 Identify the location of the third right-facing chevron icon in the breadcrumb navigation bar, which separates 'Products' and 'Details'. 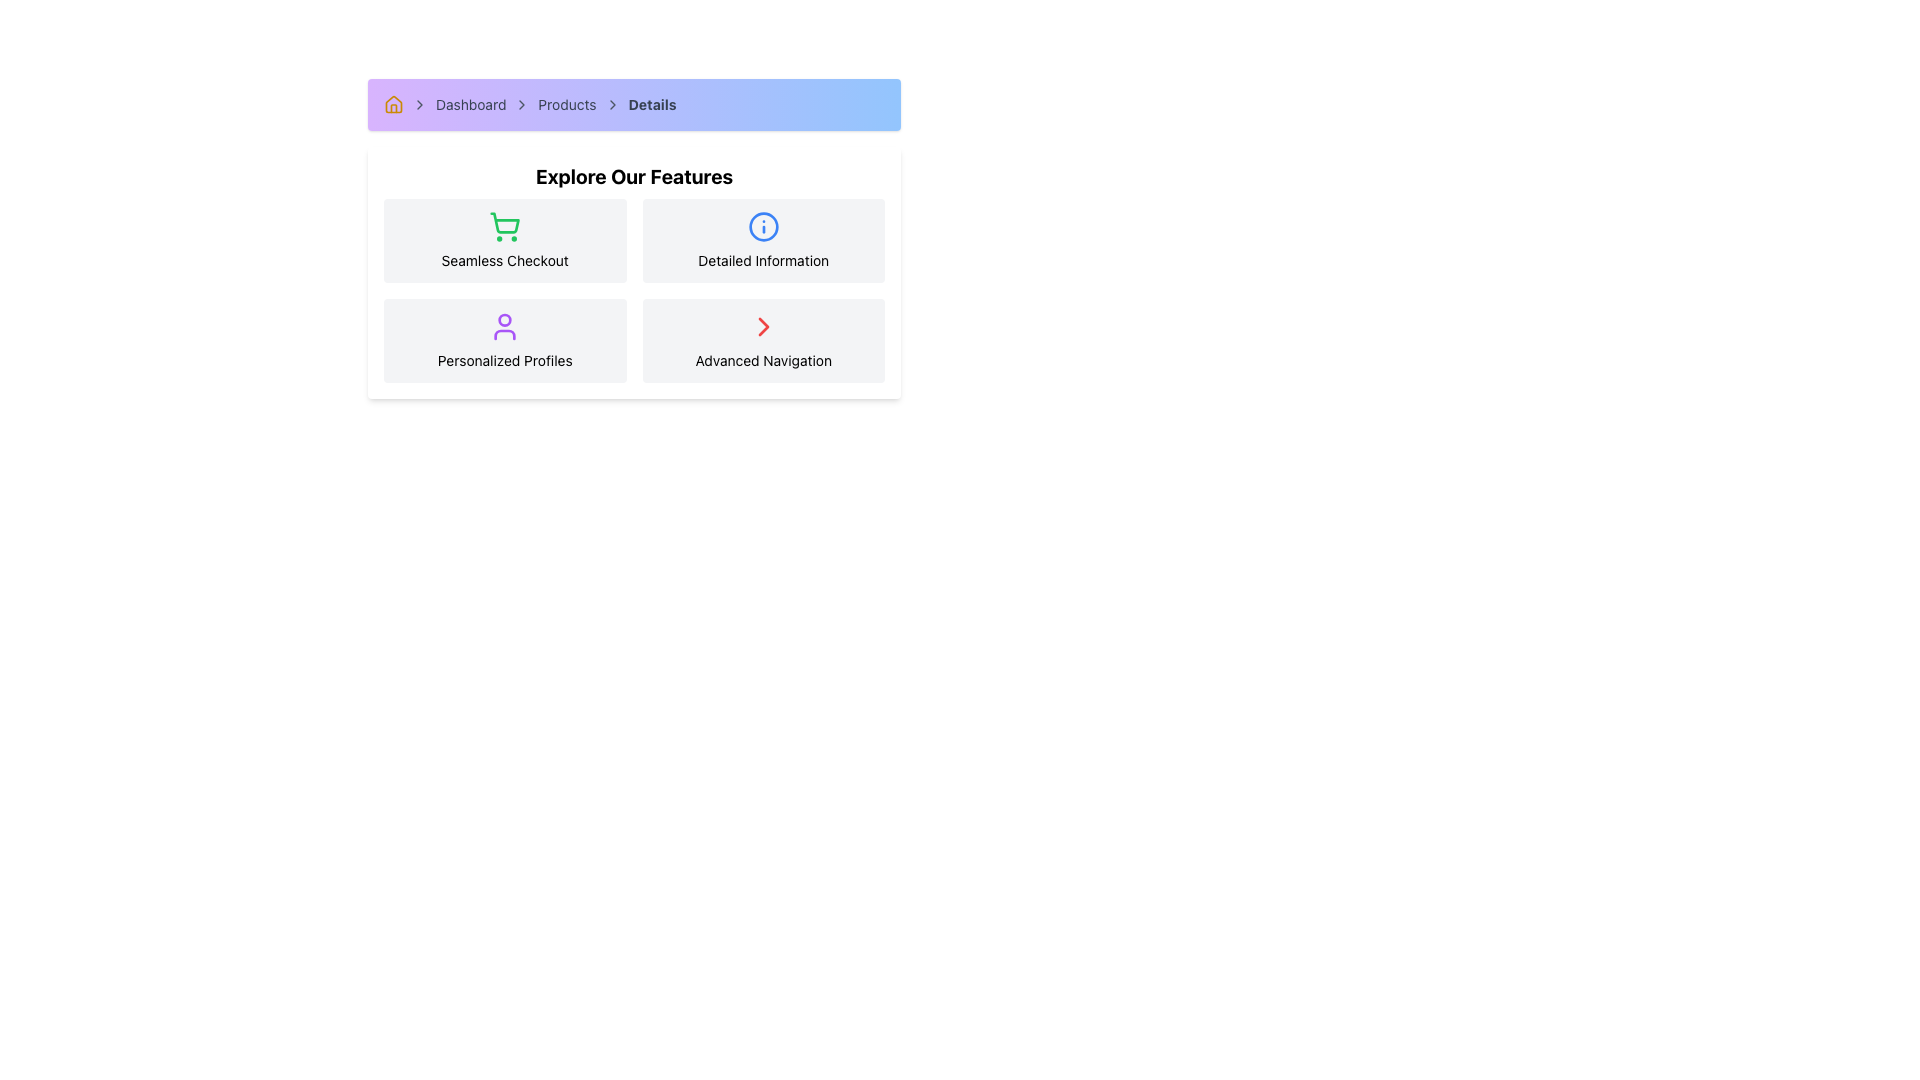
(522, 104).